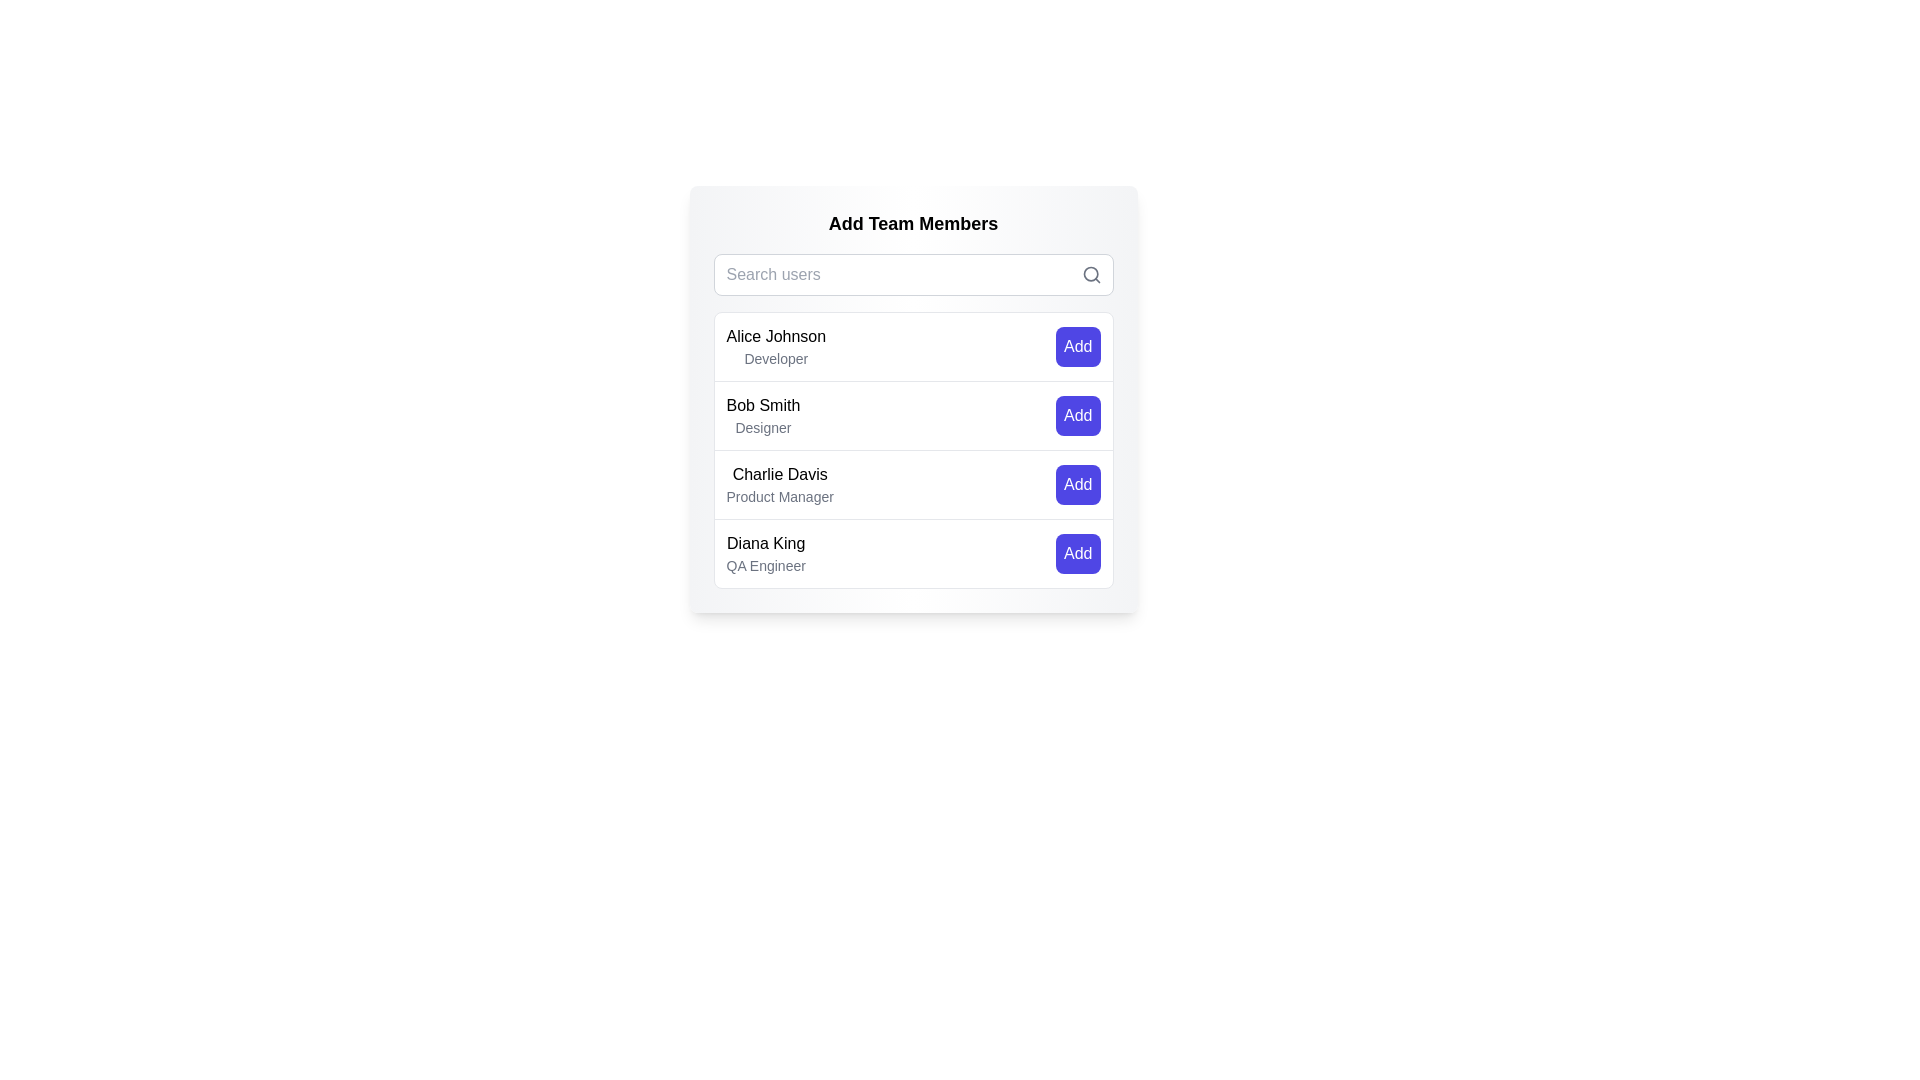 The height and width of the screenshot is (1080, 1920). I want to click on the circular lens of the magnifying glass icon in the search bar, so click(1089, 274).